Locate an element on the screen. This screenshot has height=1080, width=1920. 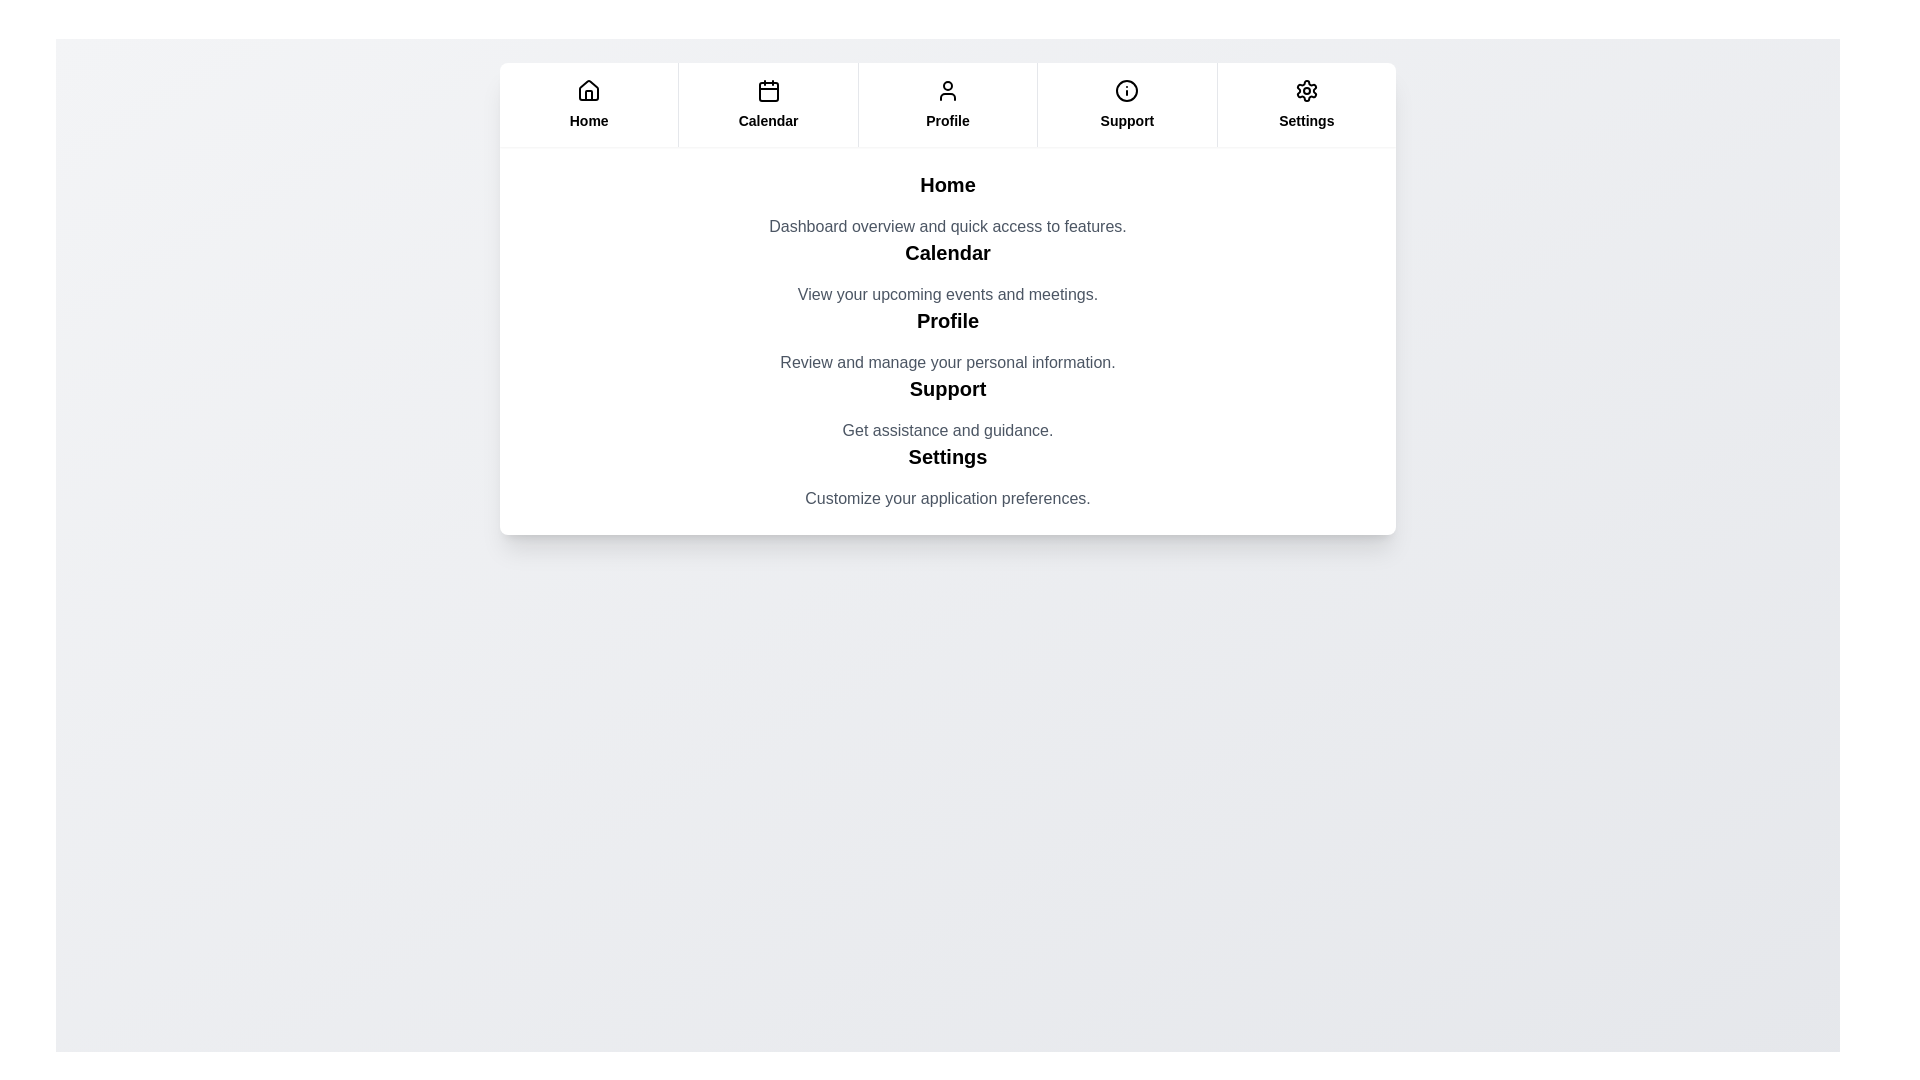
the gray text label that reads 'Dashboard overview and quick access to features.' positioned below the 'Home' headline is located at coordinates (947, 226).